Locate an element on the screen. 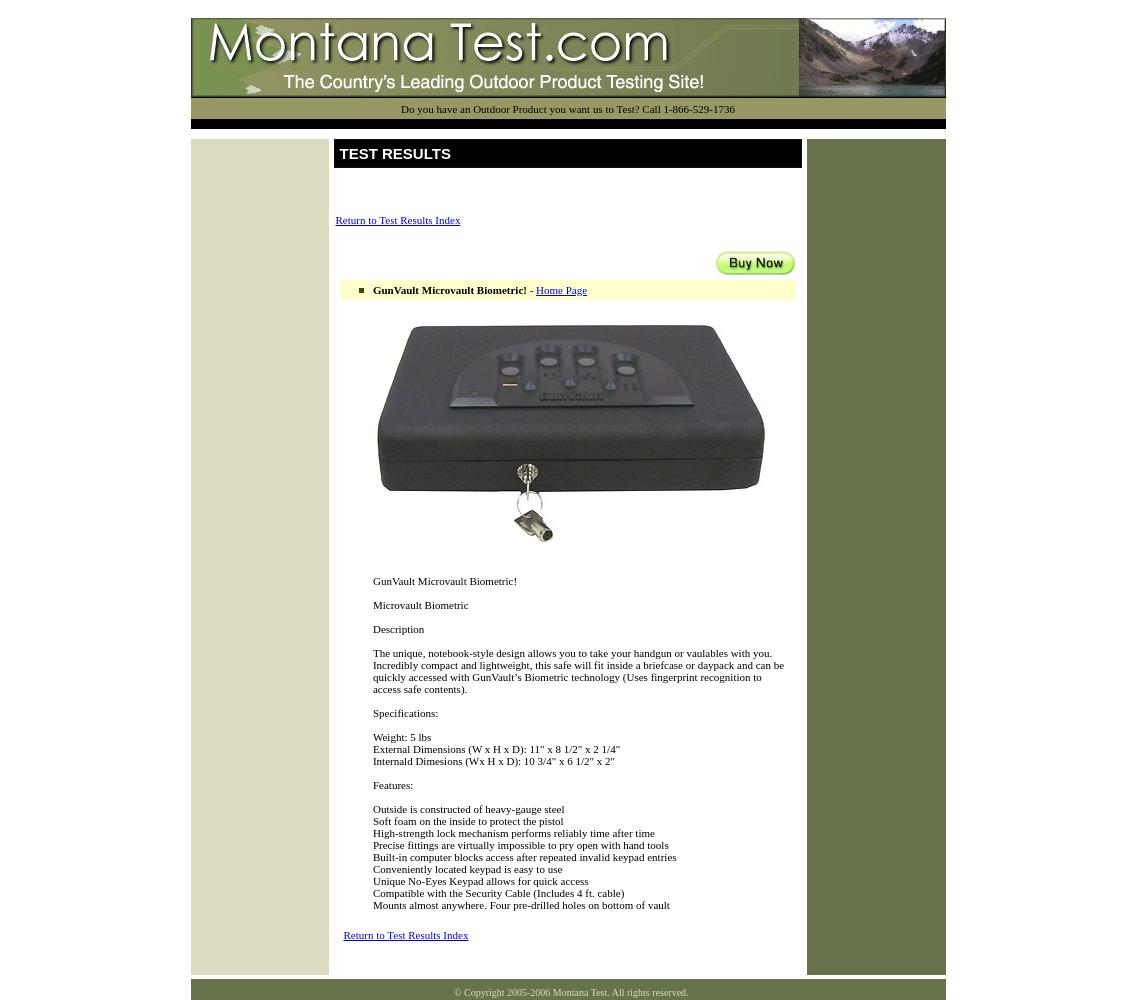 Image resolution: width=1136 pixels, height=1000 pixels. 'Microvault Biometric' is located at coordinates (419, 604).